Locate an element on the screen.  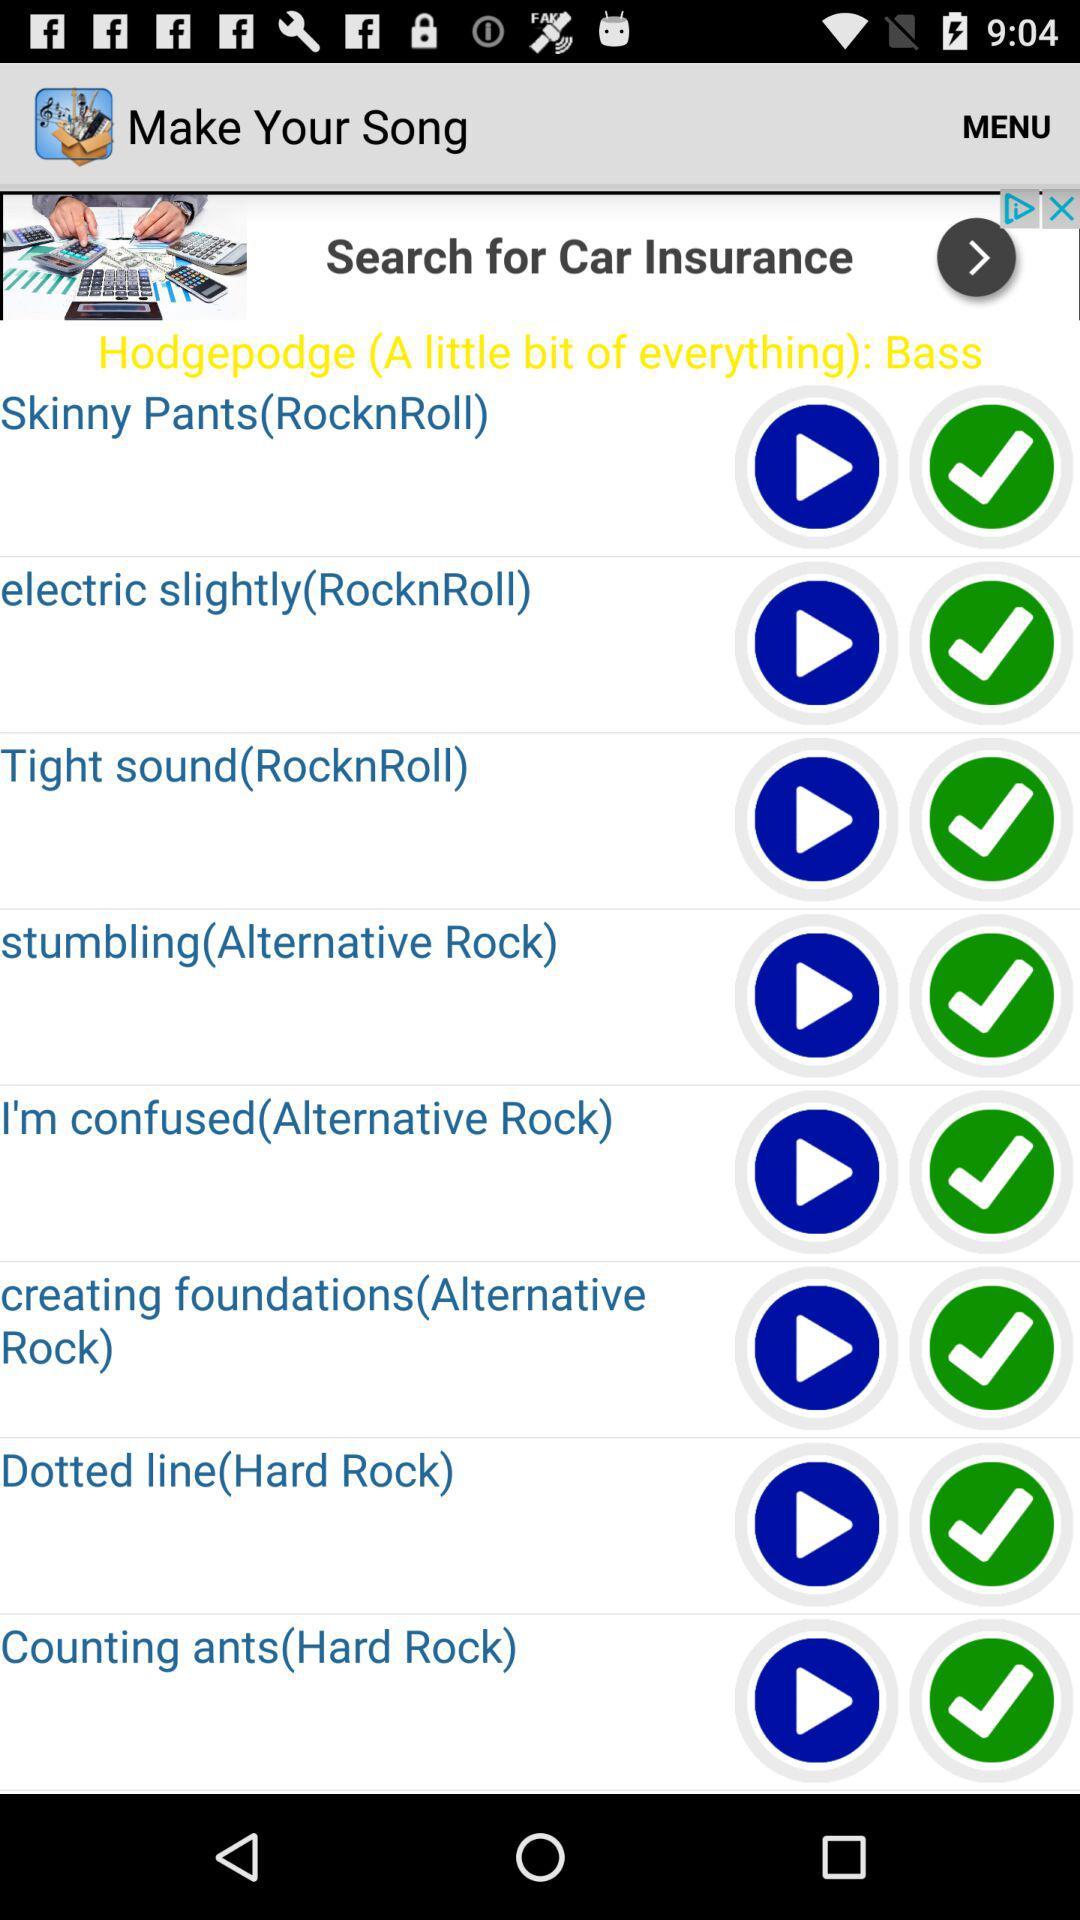
button is located at coordinates (817, 1349).